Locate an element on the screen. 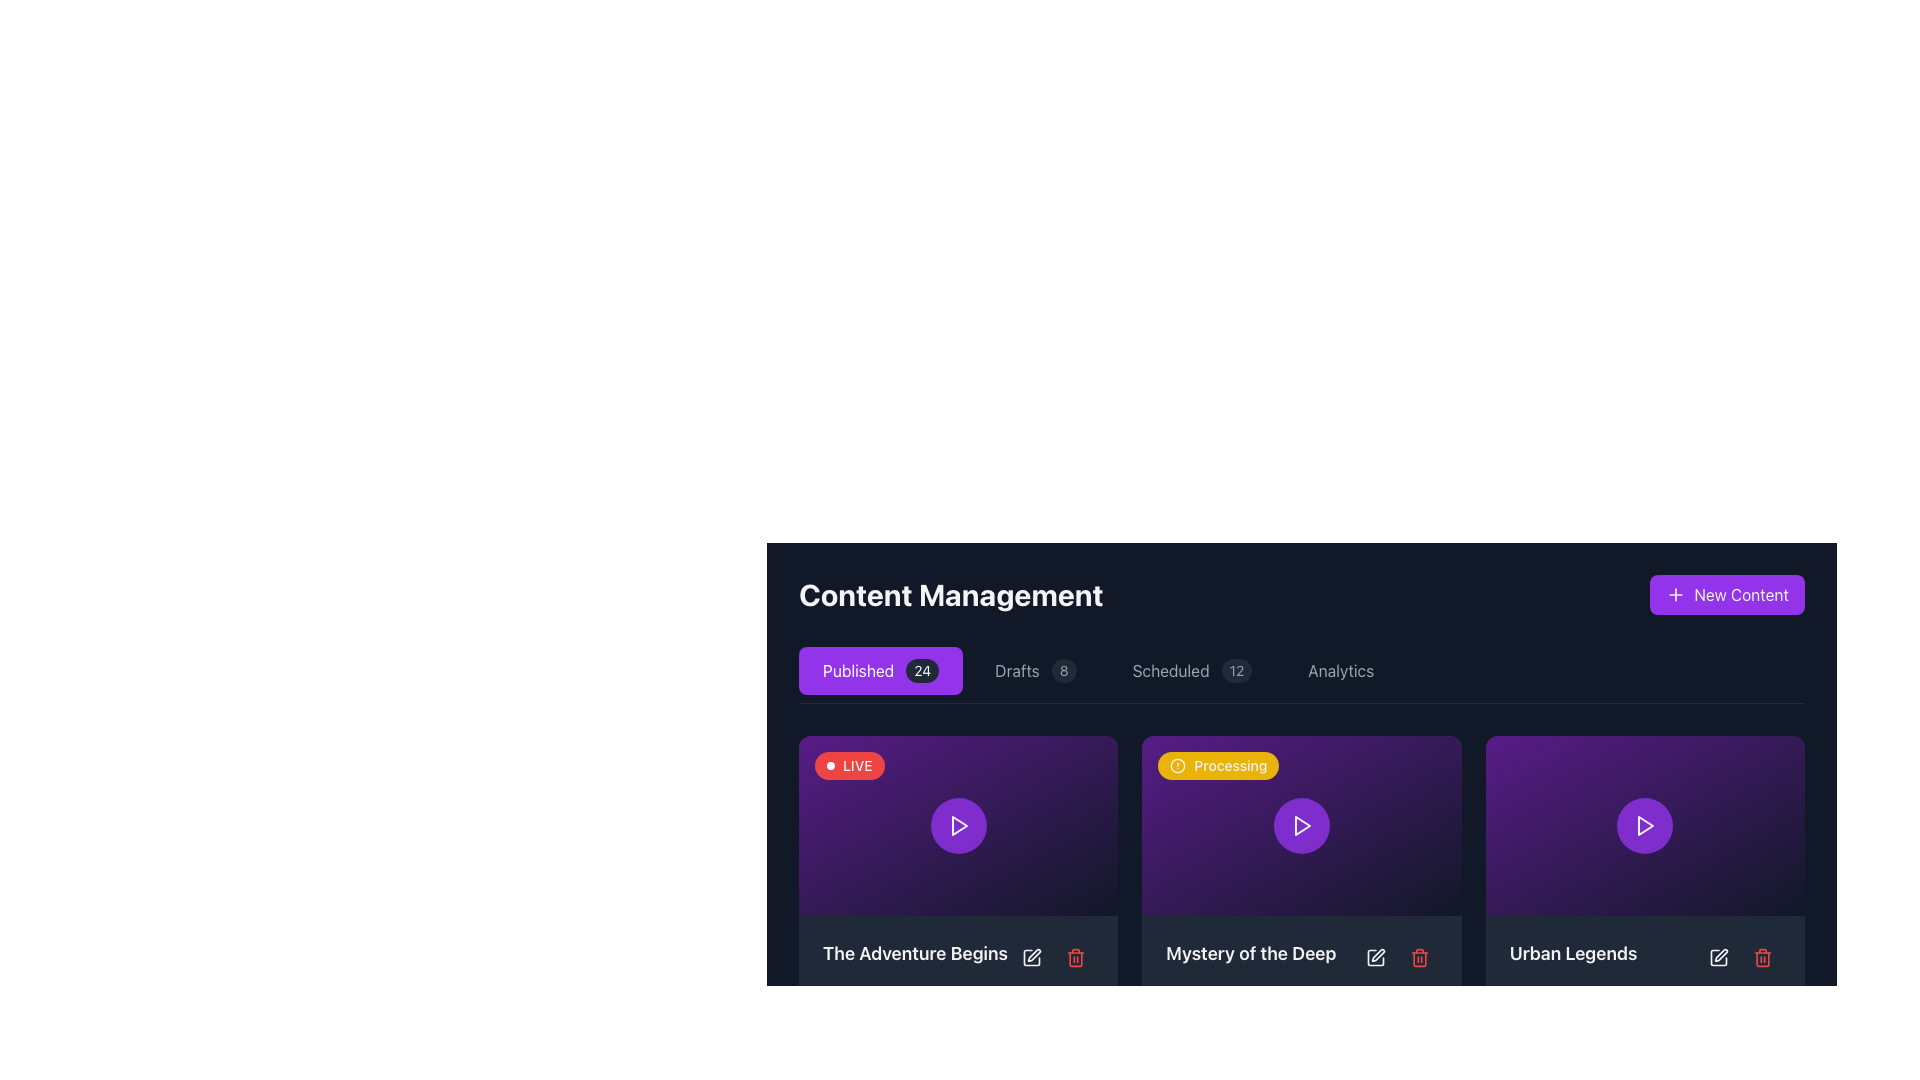  the edit icon in the action toolbar beneath the card titled 'The Adventure Begins' to initiate editing actions for the content is located at coordinates (1032, 956).